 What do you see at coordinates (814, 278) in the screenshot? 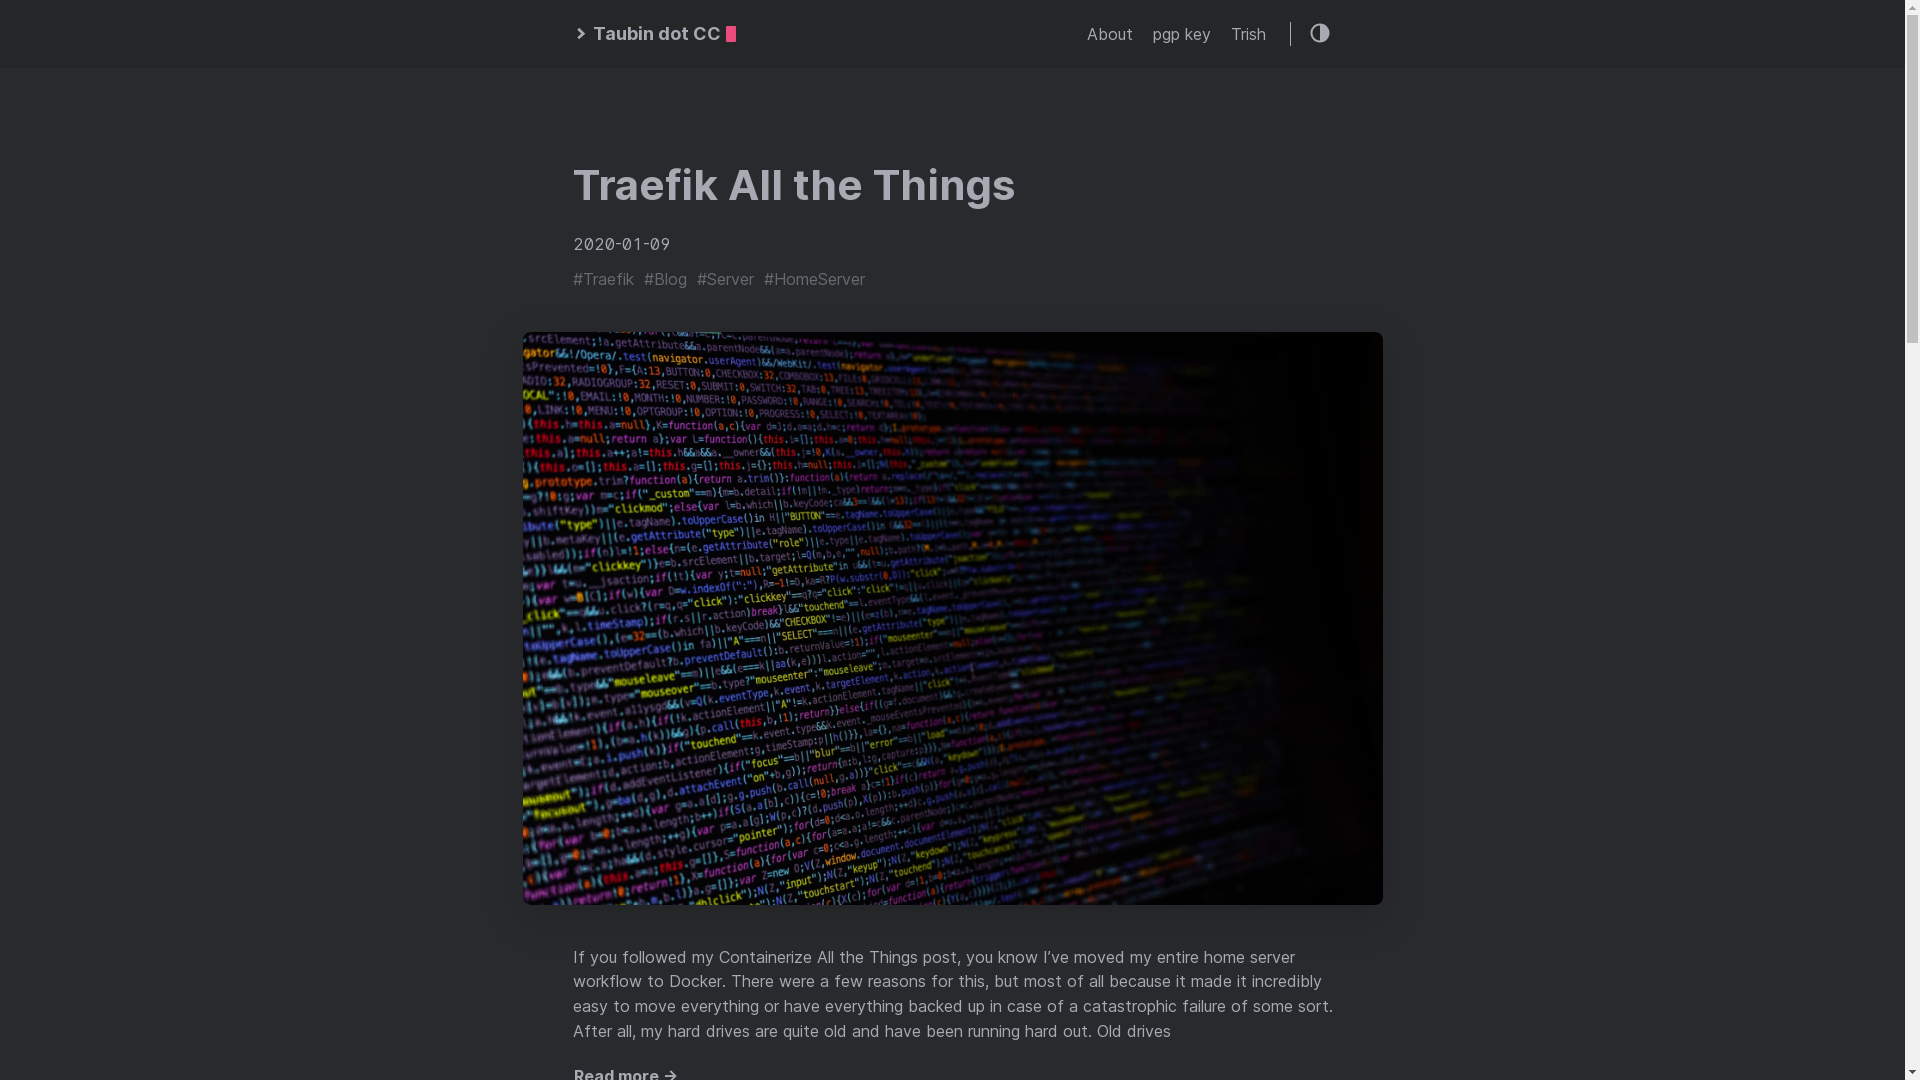
I see `'#HomeServer'` at bounding box center [814, 278].